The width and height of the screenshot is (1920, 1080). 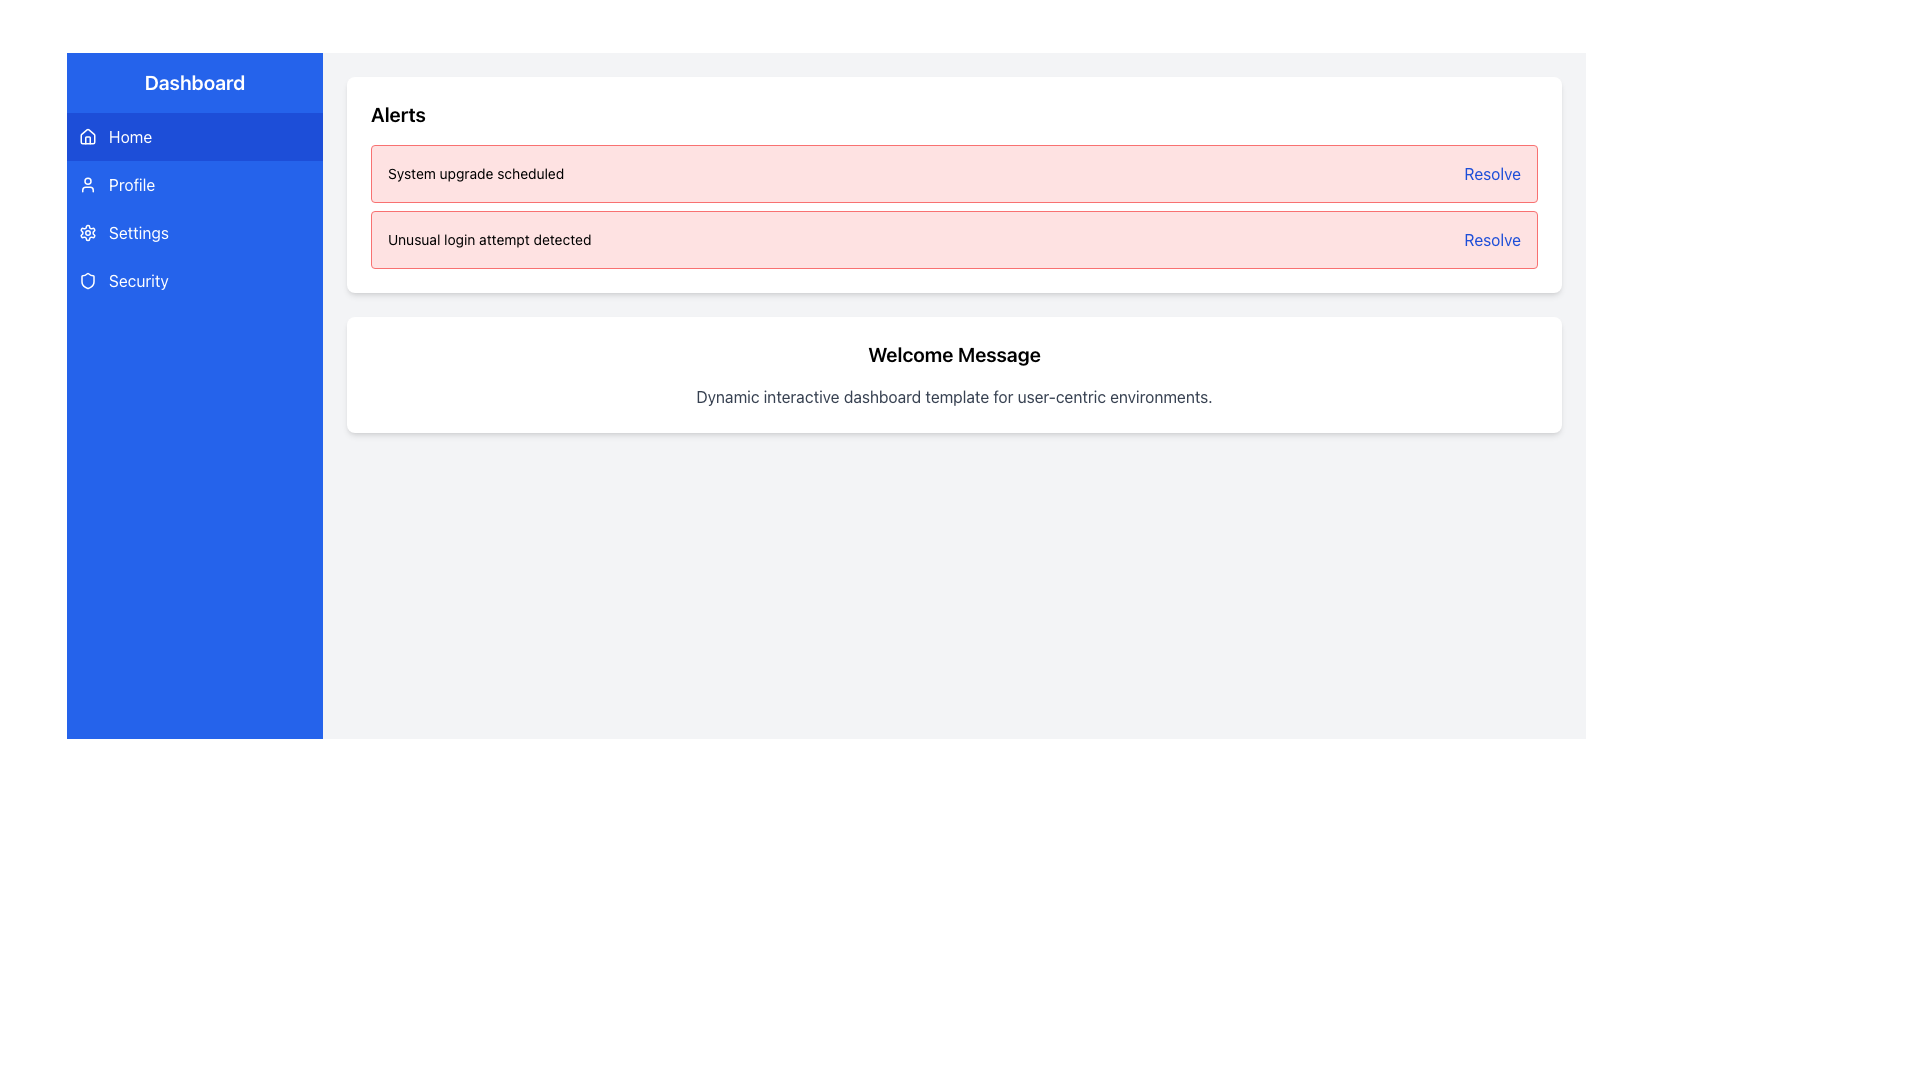 I want to click on the text header labeled 'Alerts' which is styled in bold and larger font, located at the top-left corner of a white box containing alert messages in the dashboard interface, so click(x=398, y=115).